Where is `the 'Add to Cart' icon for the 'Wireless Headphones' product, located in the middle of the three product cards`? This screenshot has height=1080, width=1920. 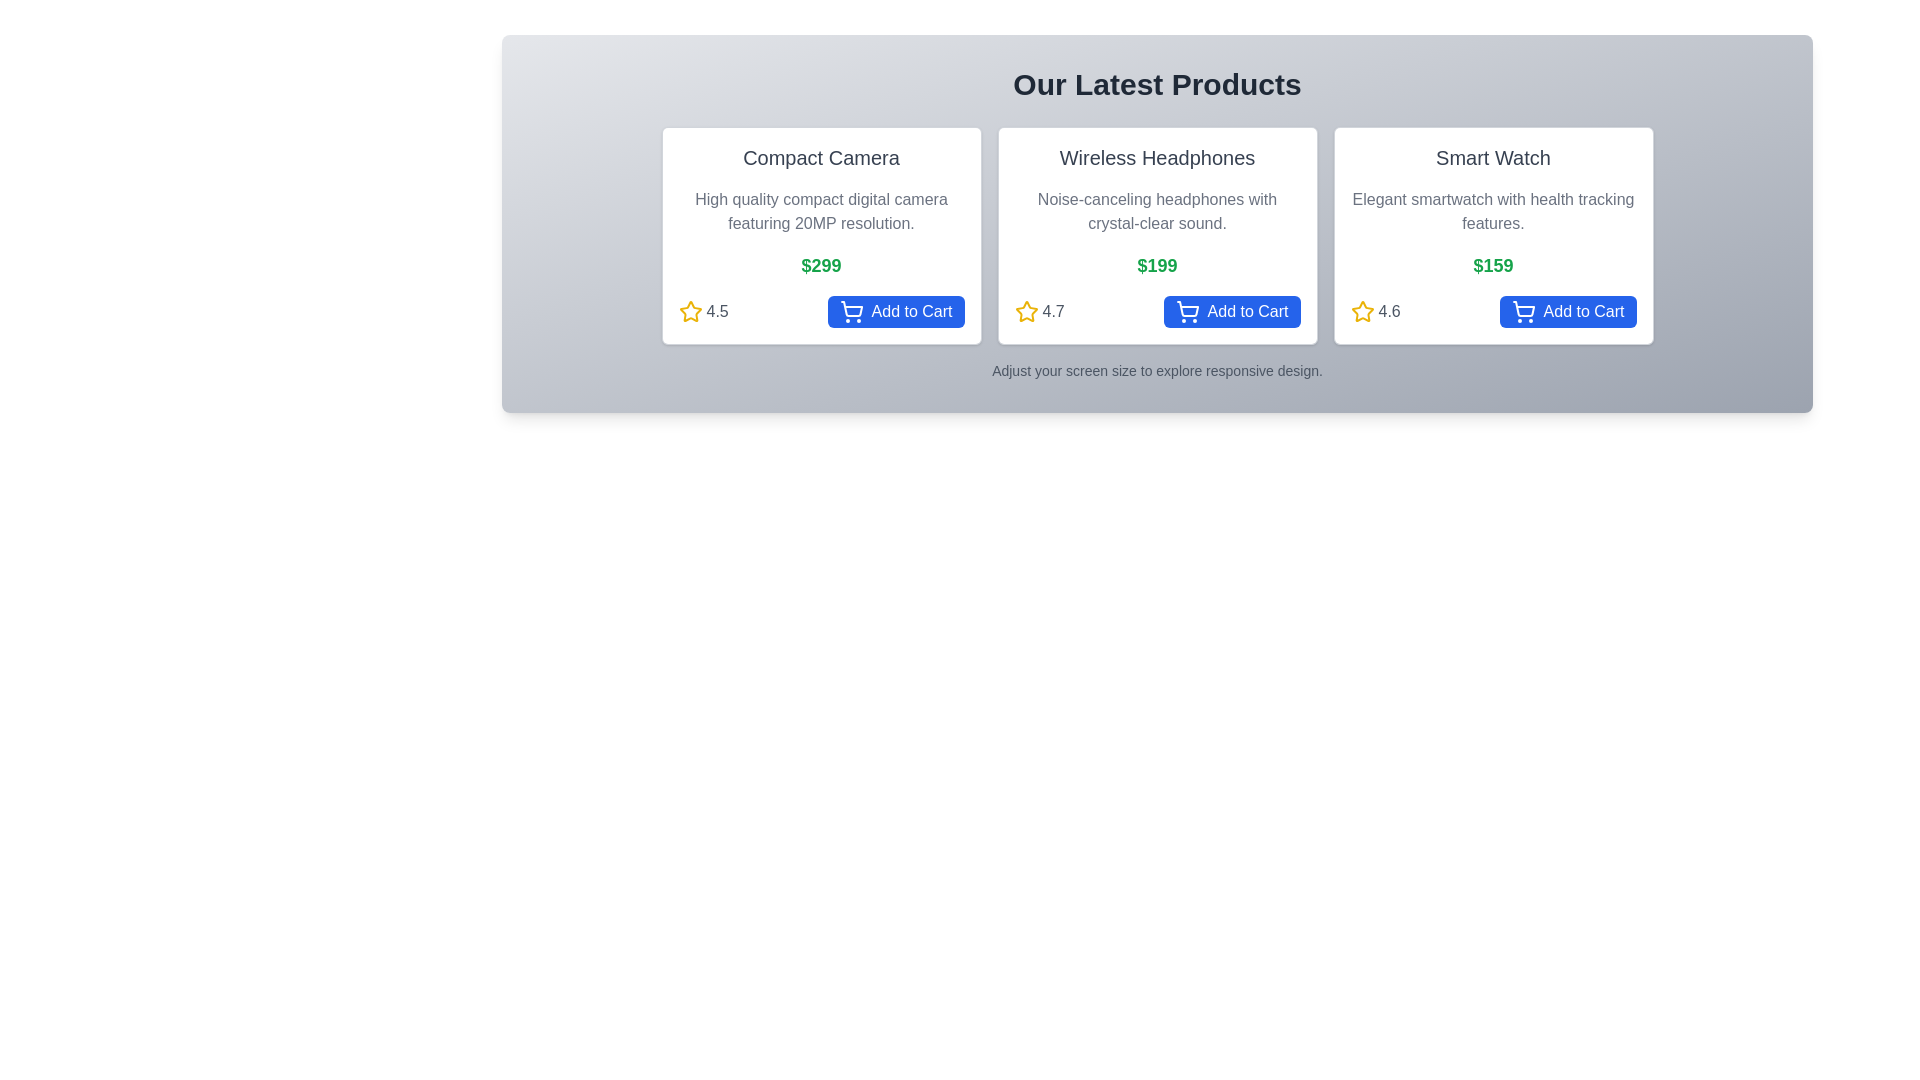
the 'Add to Cart' icon for the 'Wireless Headphones' product, located in the middle of the three product cards is located at coordinates (1187, 312).